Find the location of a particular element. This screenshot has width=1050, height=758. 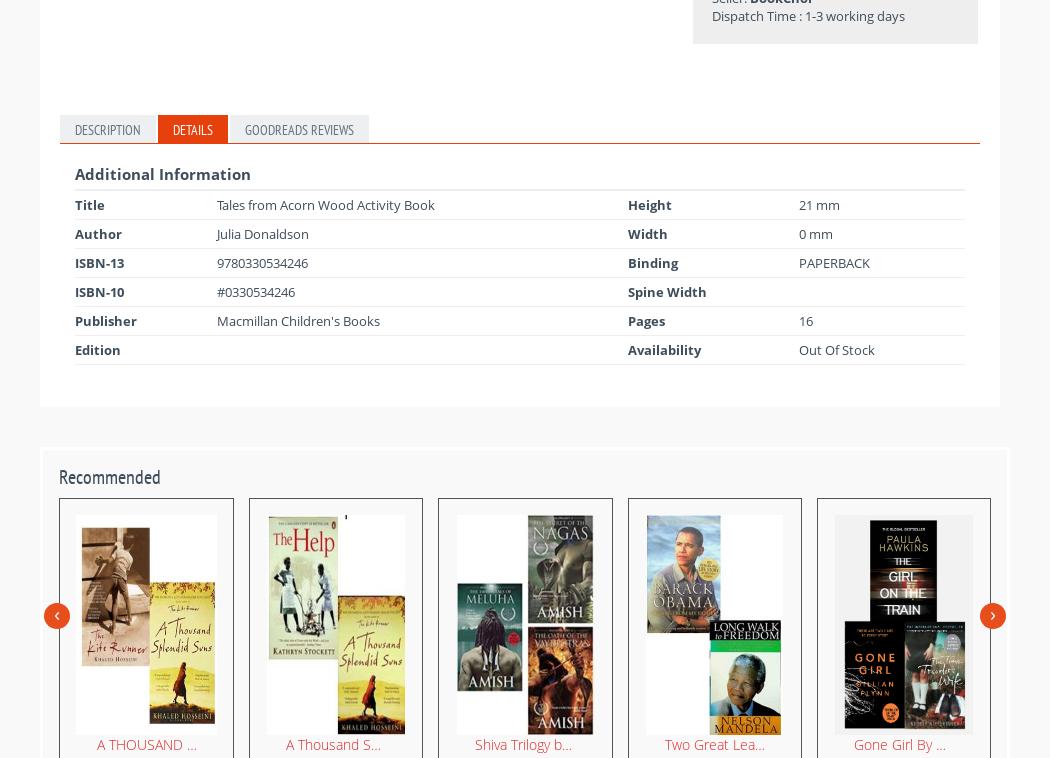

'Out Of Stock' is located at coordinates (836, 348).